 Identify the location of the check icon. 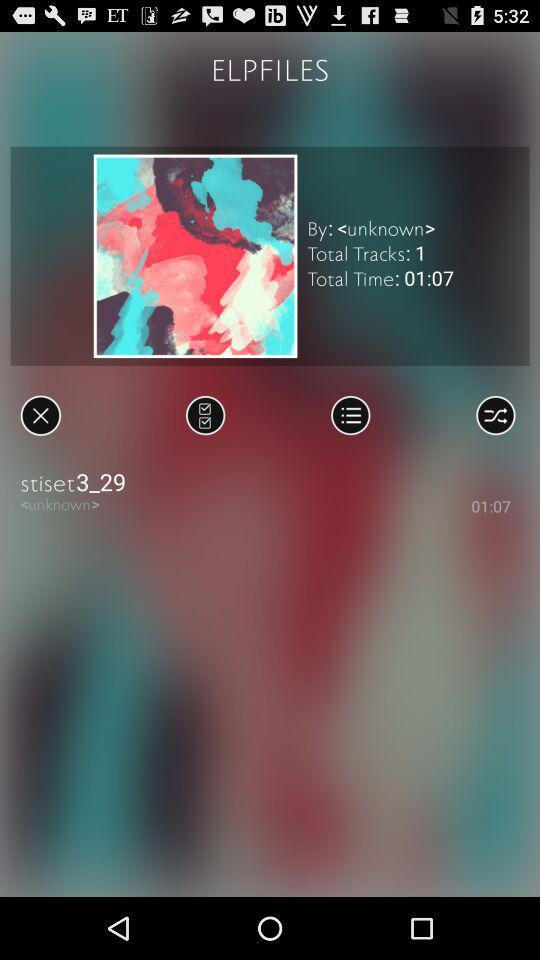
(204, 444).